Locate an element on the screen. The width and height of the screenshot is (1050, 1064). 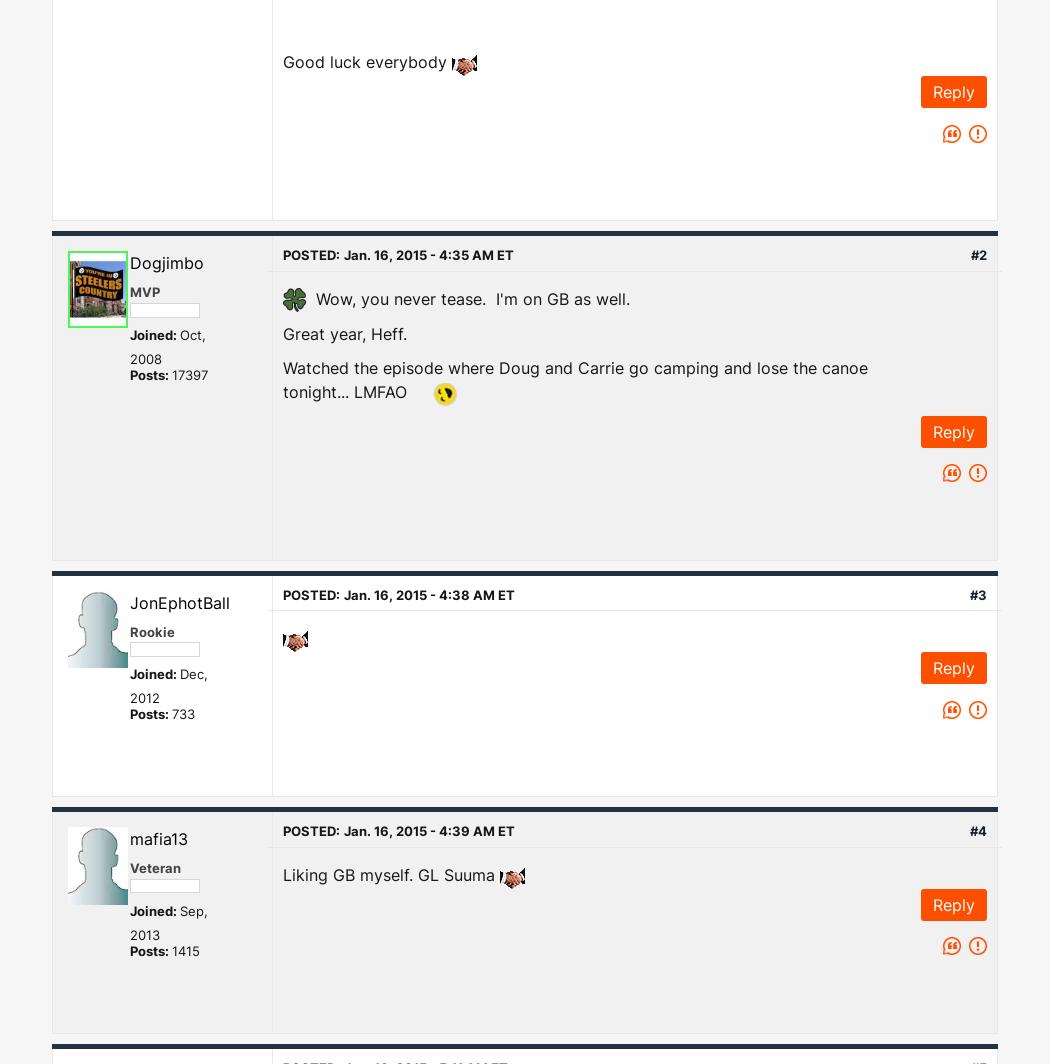
'JonEphotBall' is located at coordinates (179, 602).